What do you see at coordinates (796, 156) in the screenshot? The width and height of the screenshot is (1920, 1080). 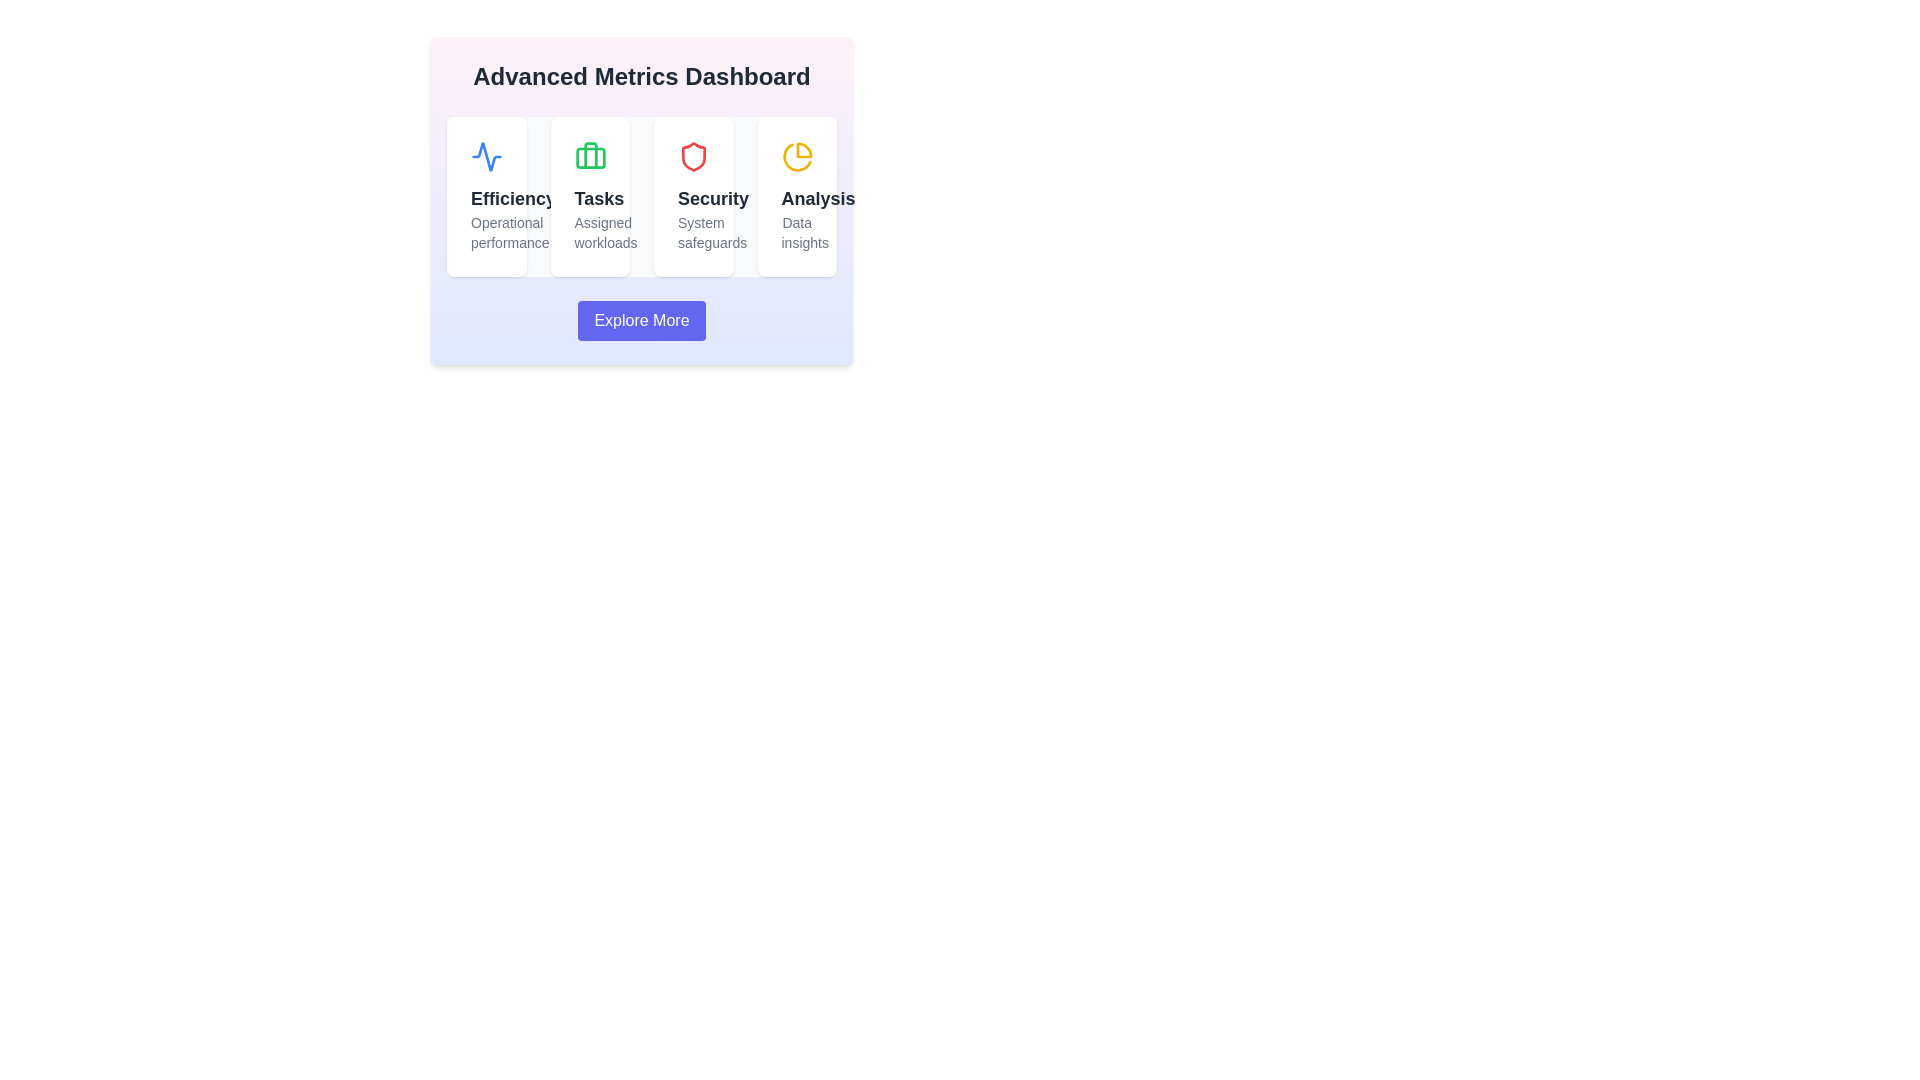 I see `the yellow pie chart icon` at bounding box center [796, 156].